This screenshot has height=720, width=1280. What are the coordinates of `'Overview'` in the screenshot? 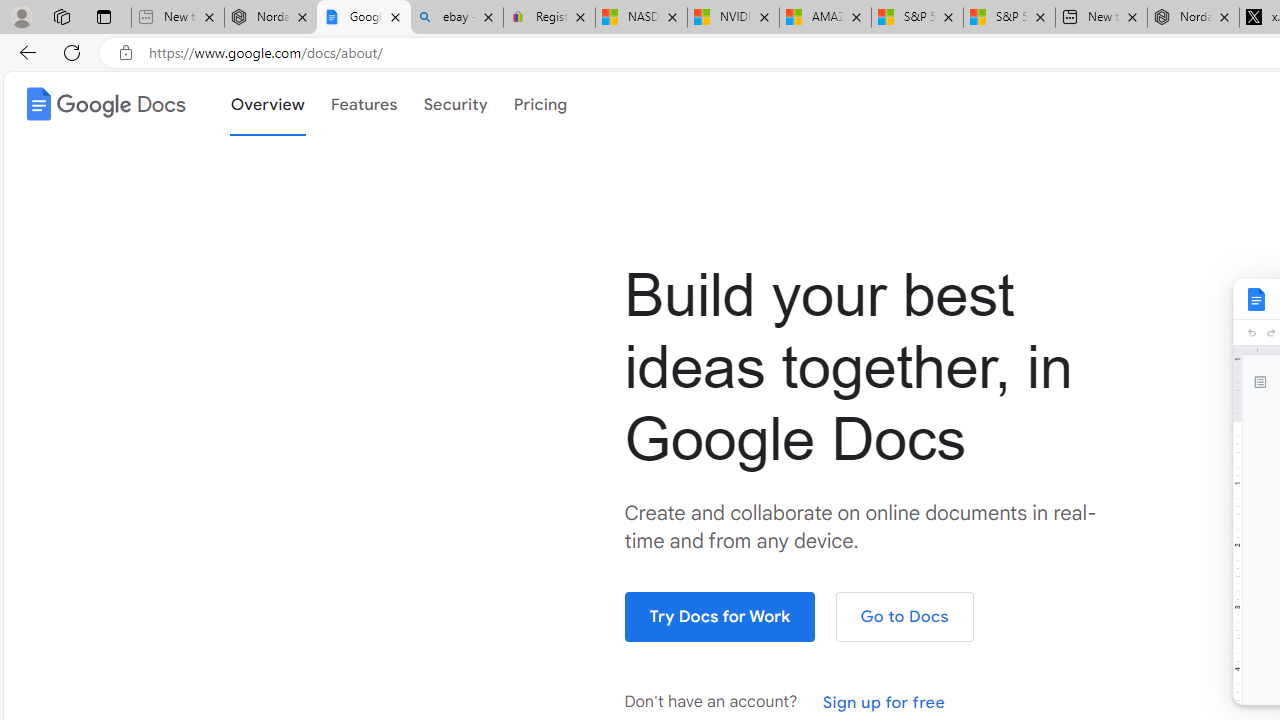 It's located at (266, 104).